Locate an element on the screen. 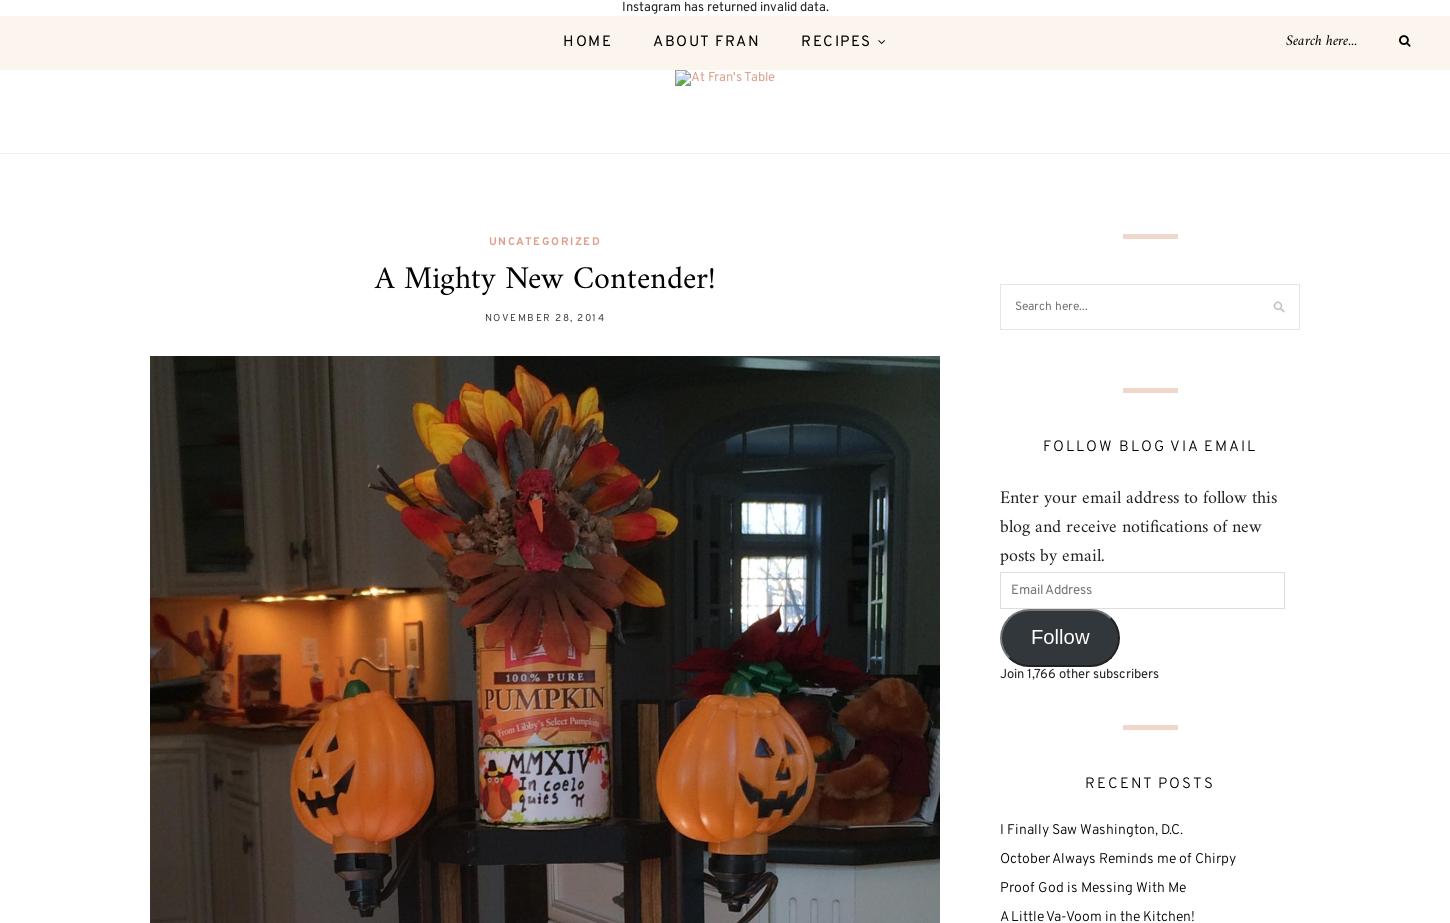  'Instagram has returned invalid data.' is located at coordinates (723, 8).